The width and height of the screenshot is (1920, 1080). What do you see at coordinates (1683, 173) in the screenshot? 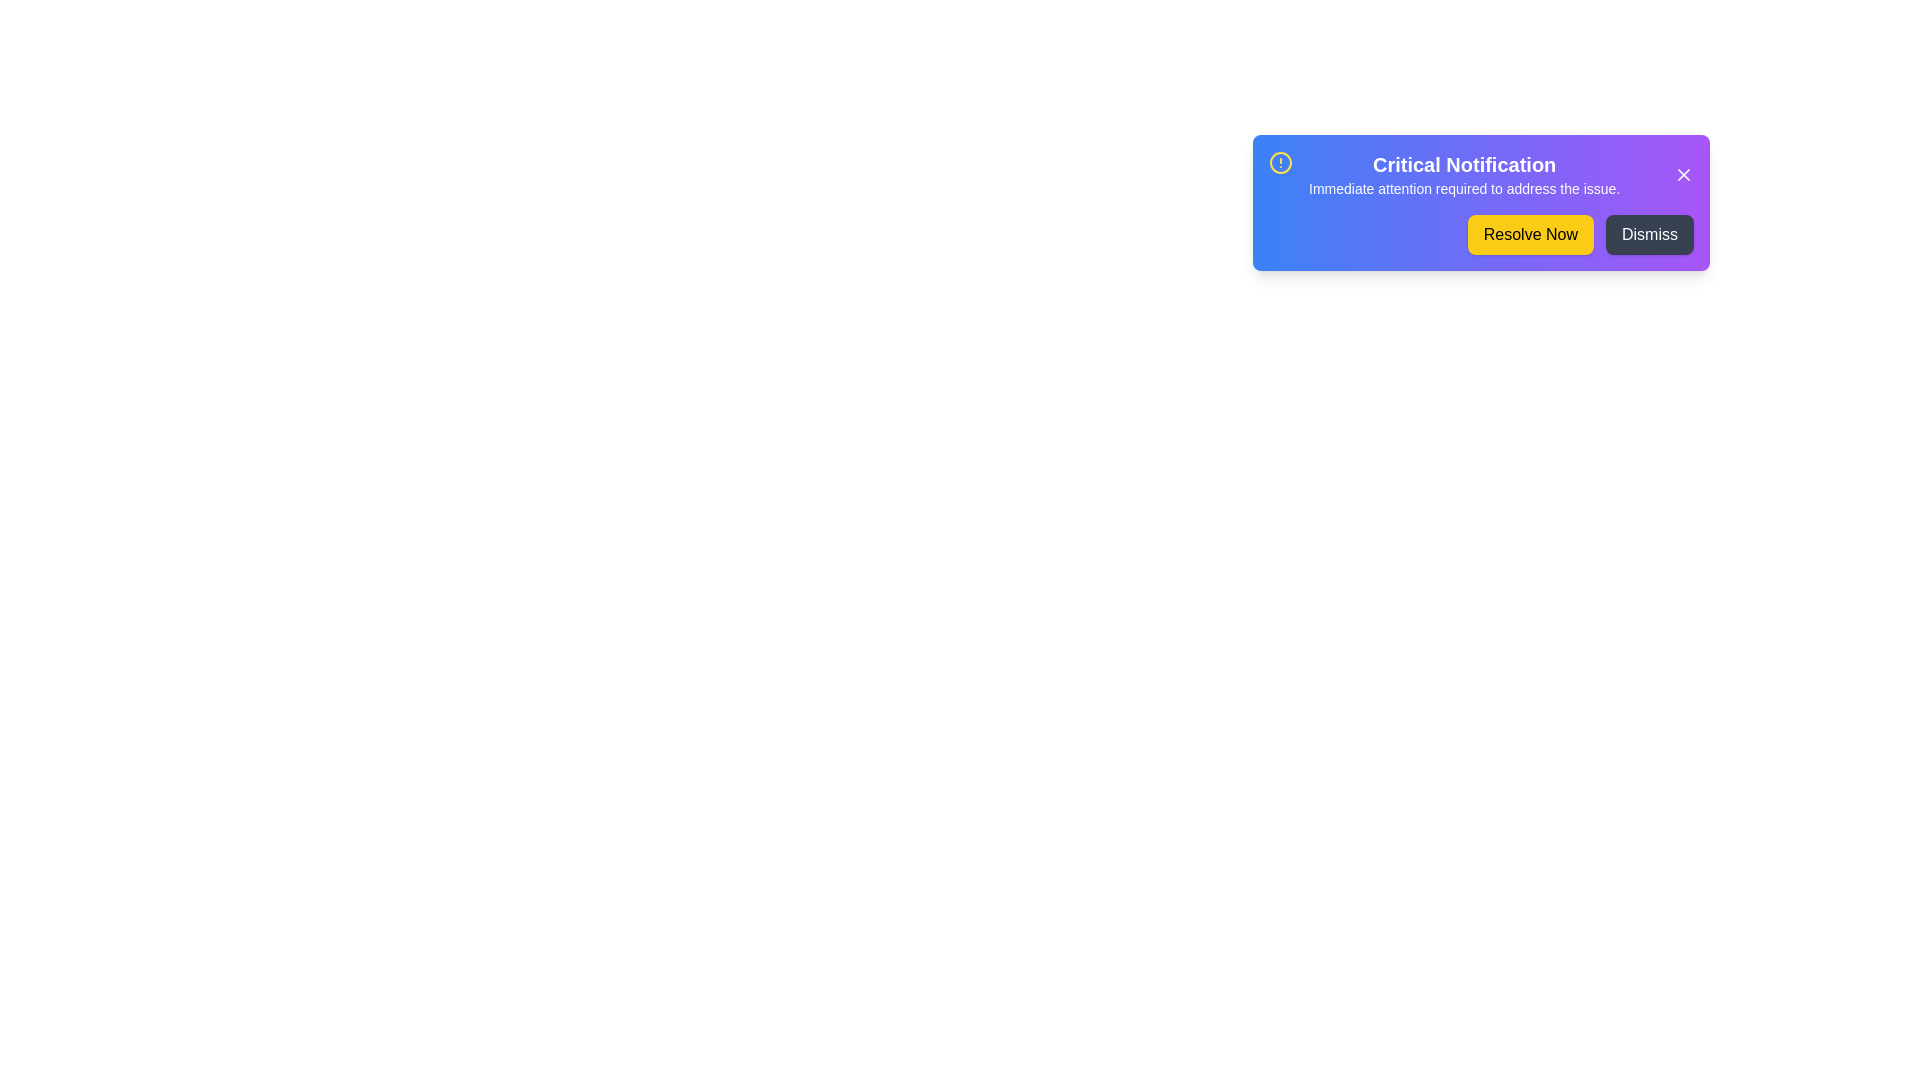
I see `the cross-like icon in the notification bar` at bounding box center [1683, 173].